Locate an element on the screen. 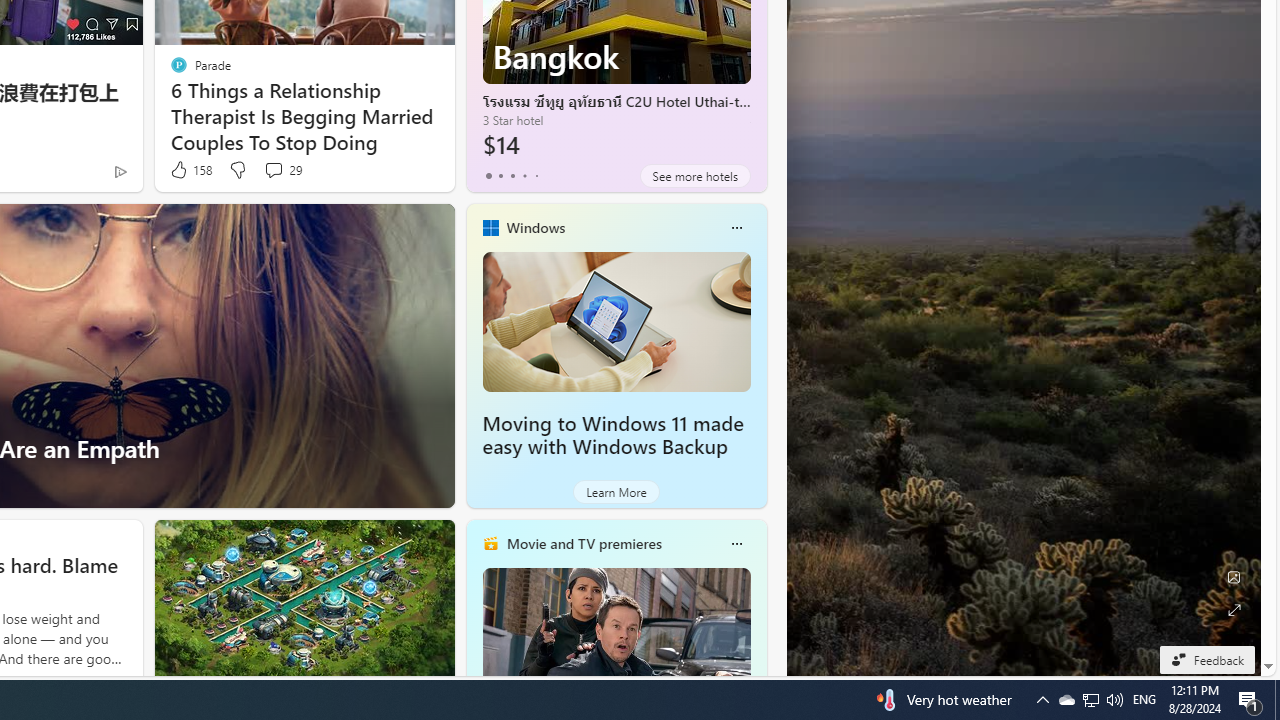 This screenshot has height=720, width=1280. 'Windows' is located at coordinates (535, 226).